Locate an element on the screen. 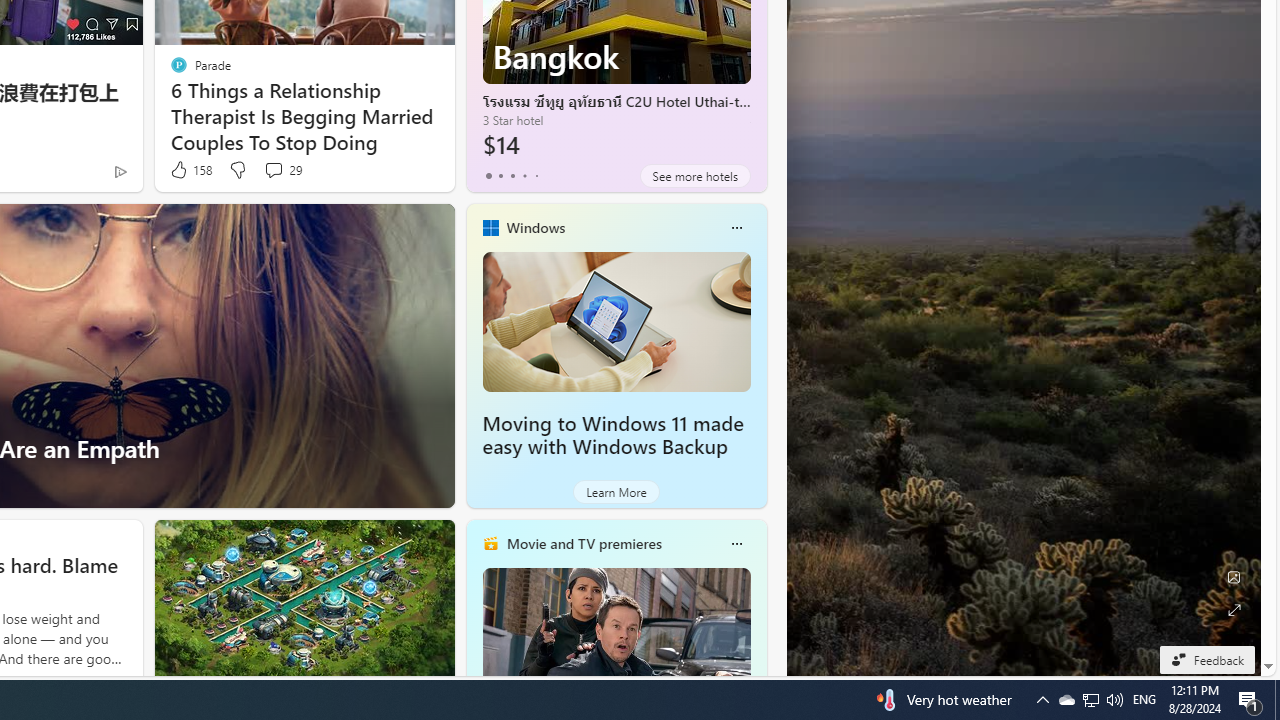 This screenshot has height=720, width=1280. 'Windows' is located at coordinates (535, 226).